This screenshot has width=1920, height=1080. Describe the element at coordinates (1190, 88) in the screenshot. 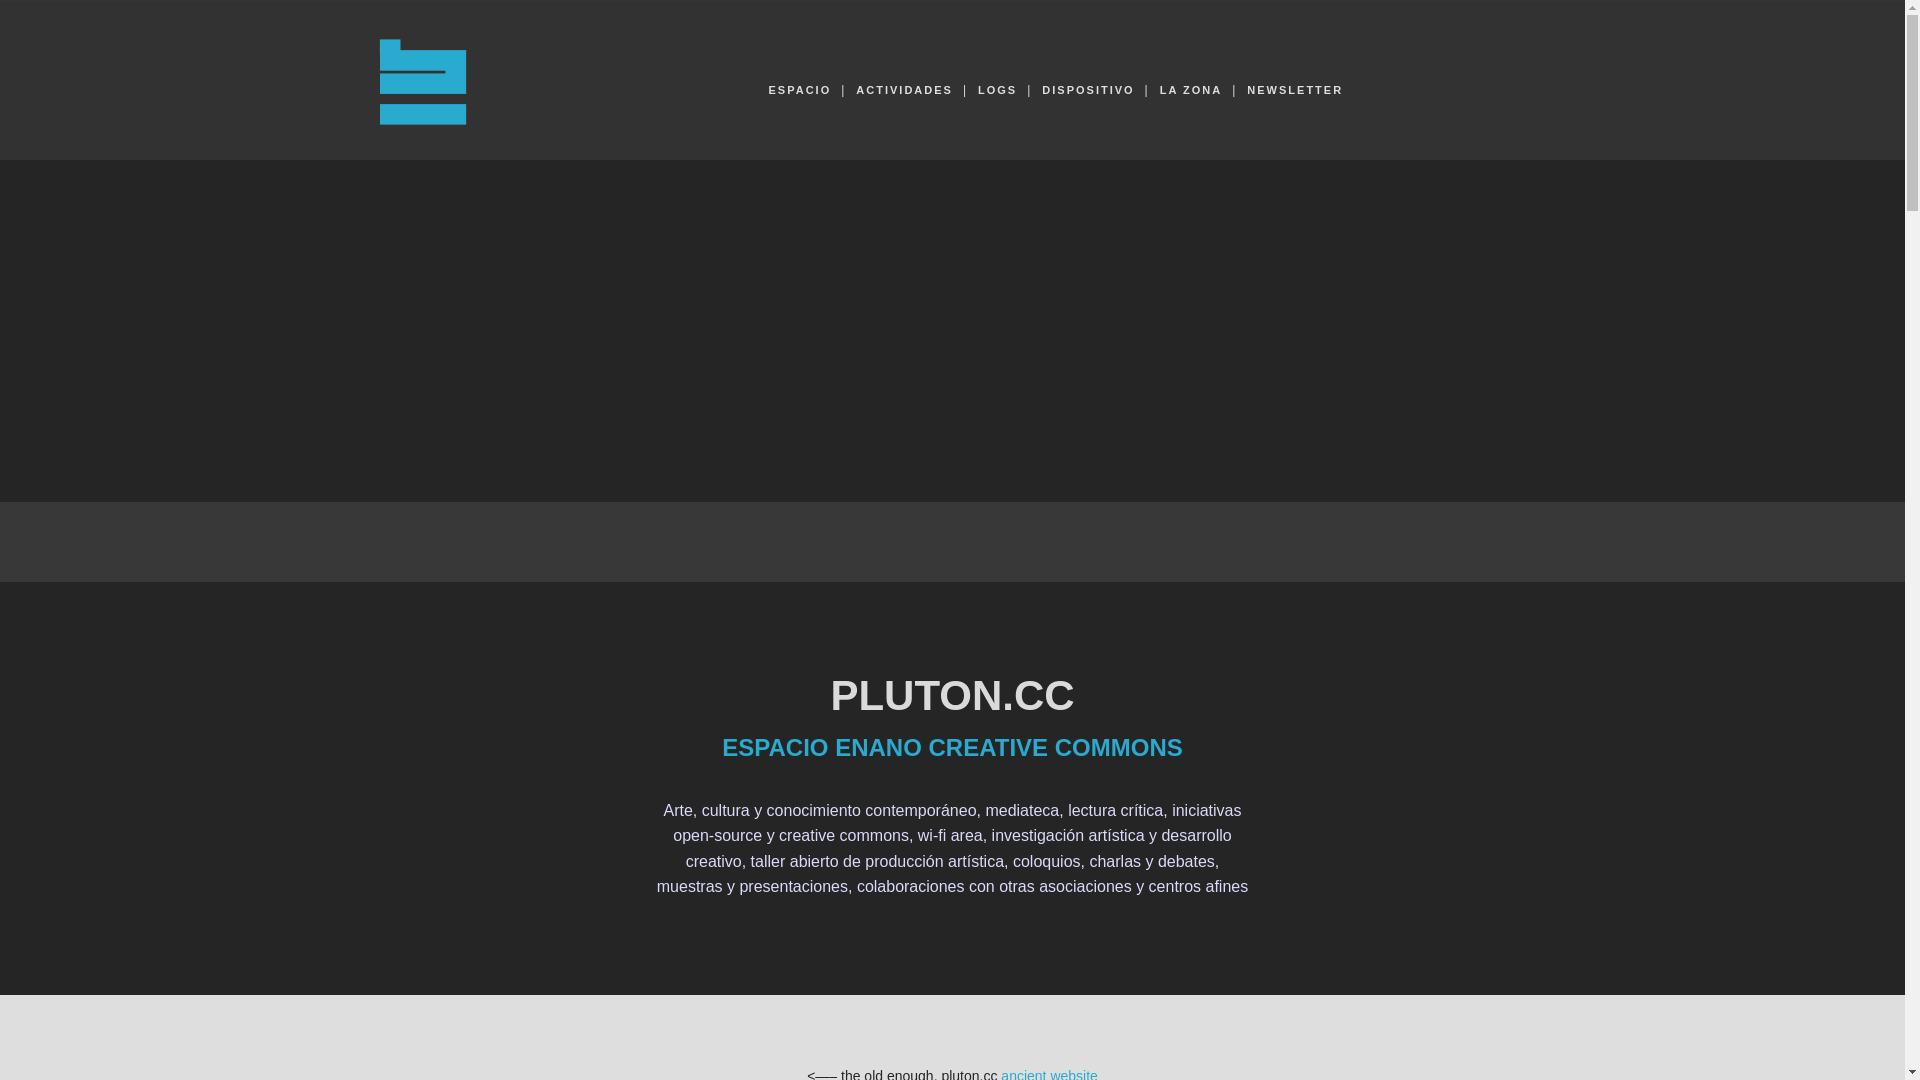

I see `'LA ZONA'` at that location.